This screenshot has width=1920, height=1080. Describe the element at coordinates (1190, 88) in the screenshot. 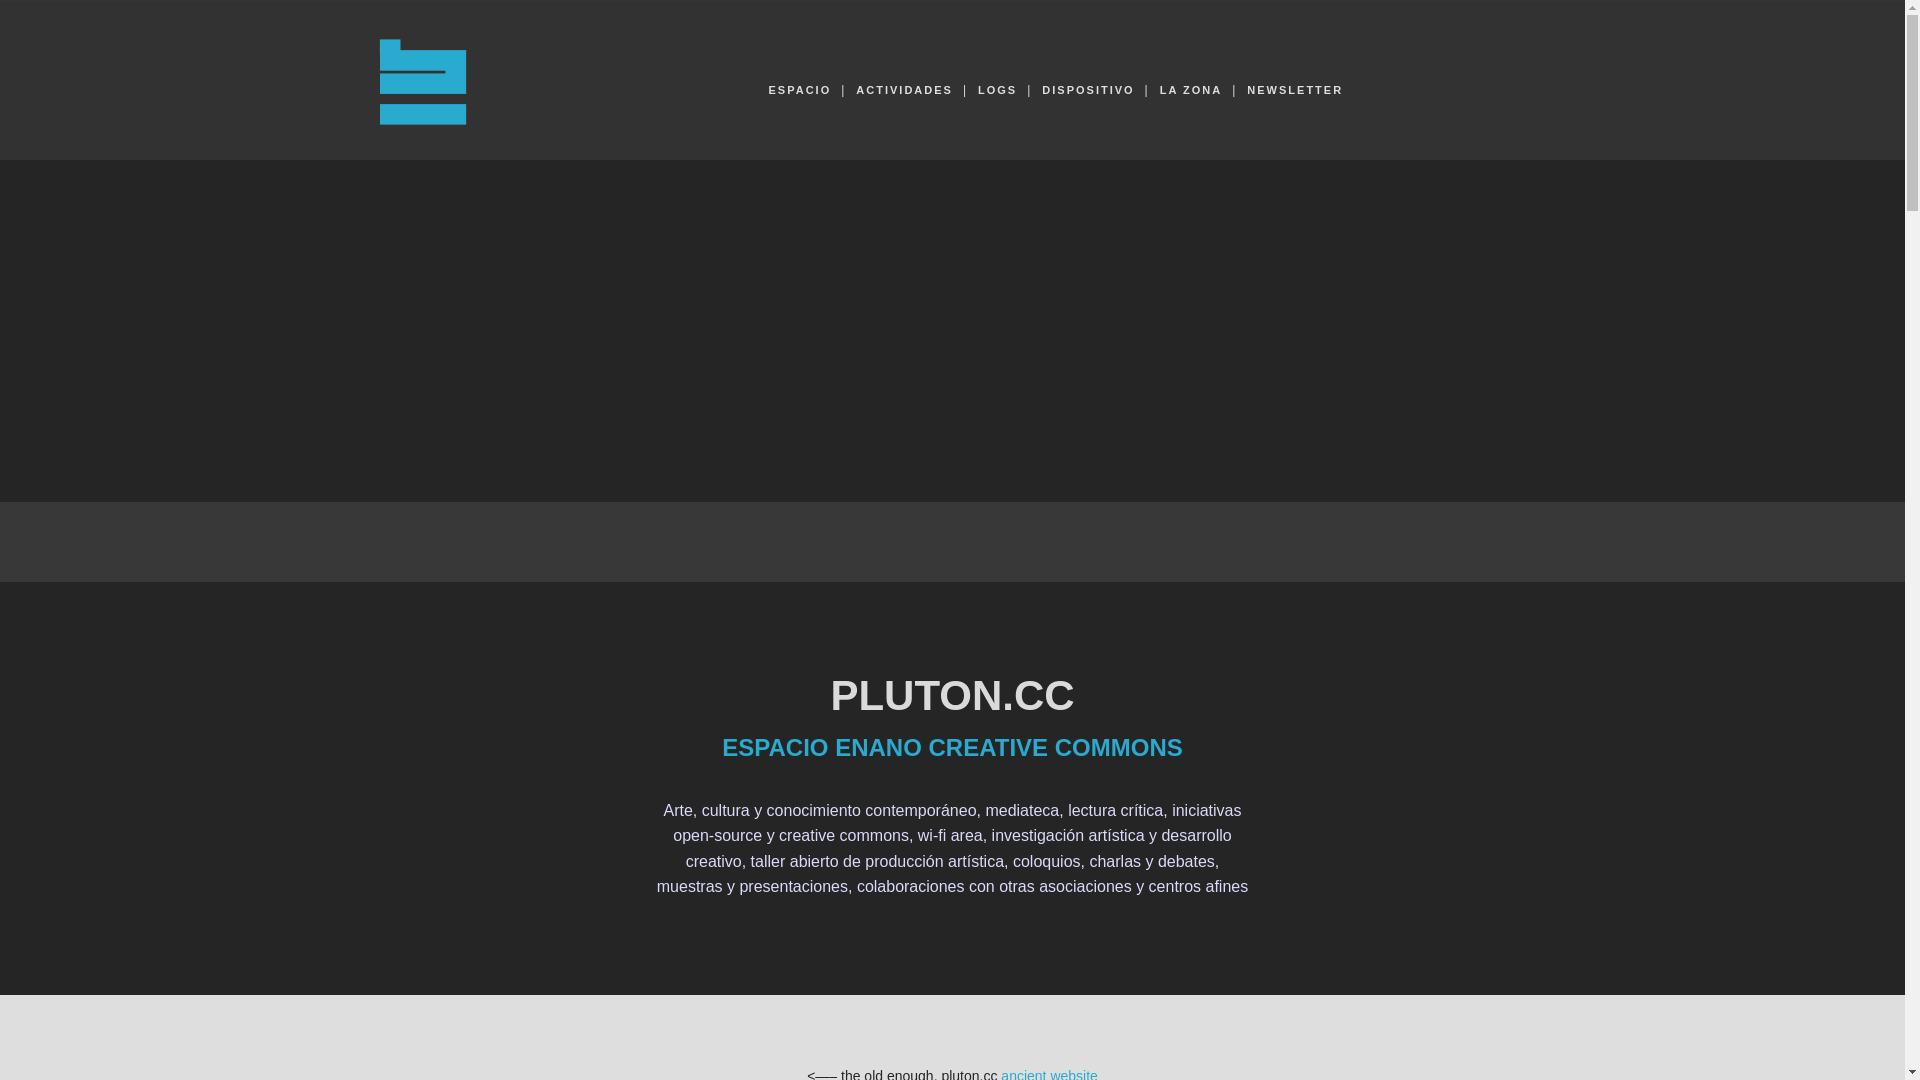

I see `'LA ZONA'` at that location.